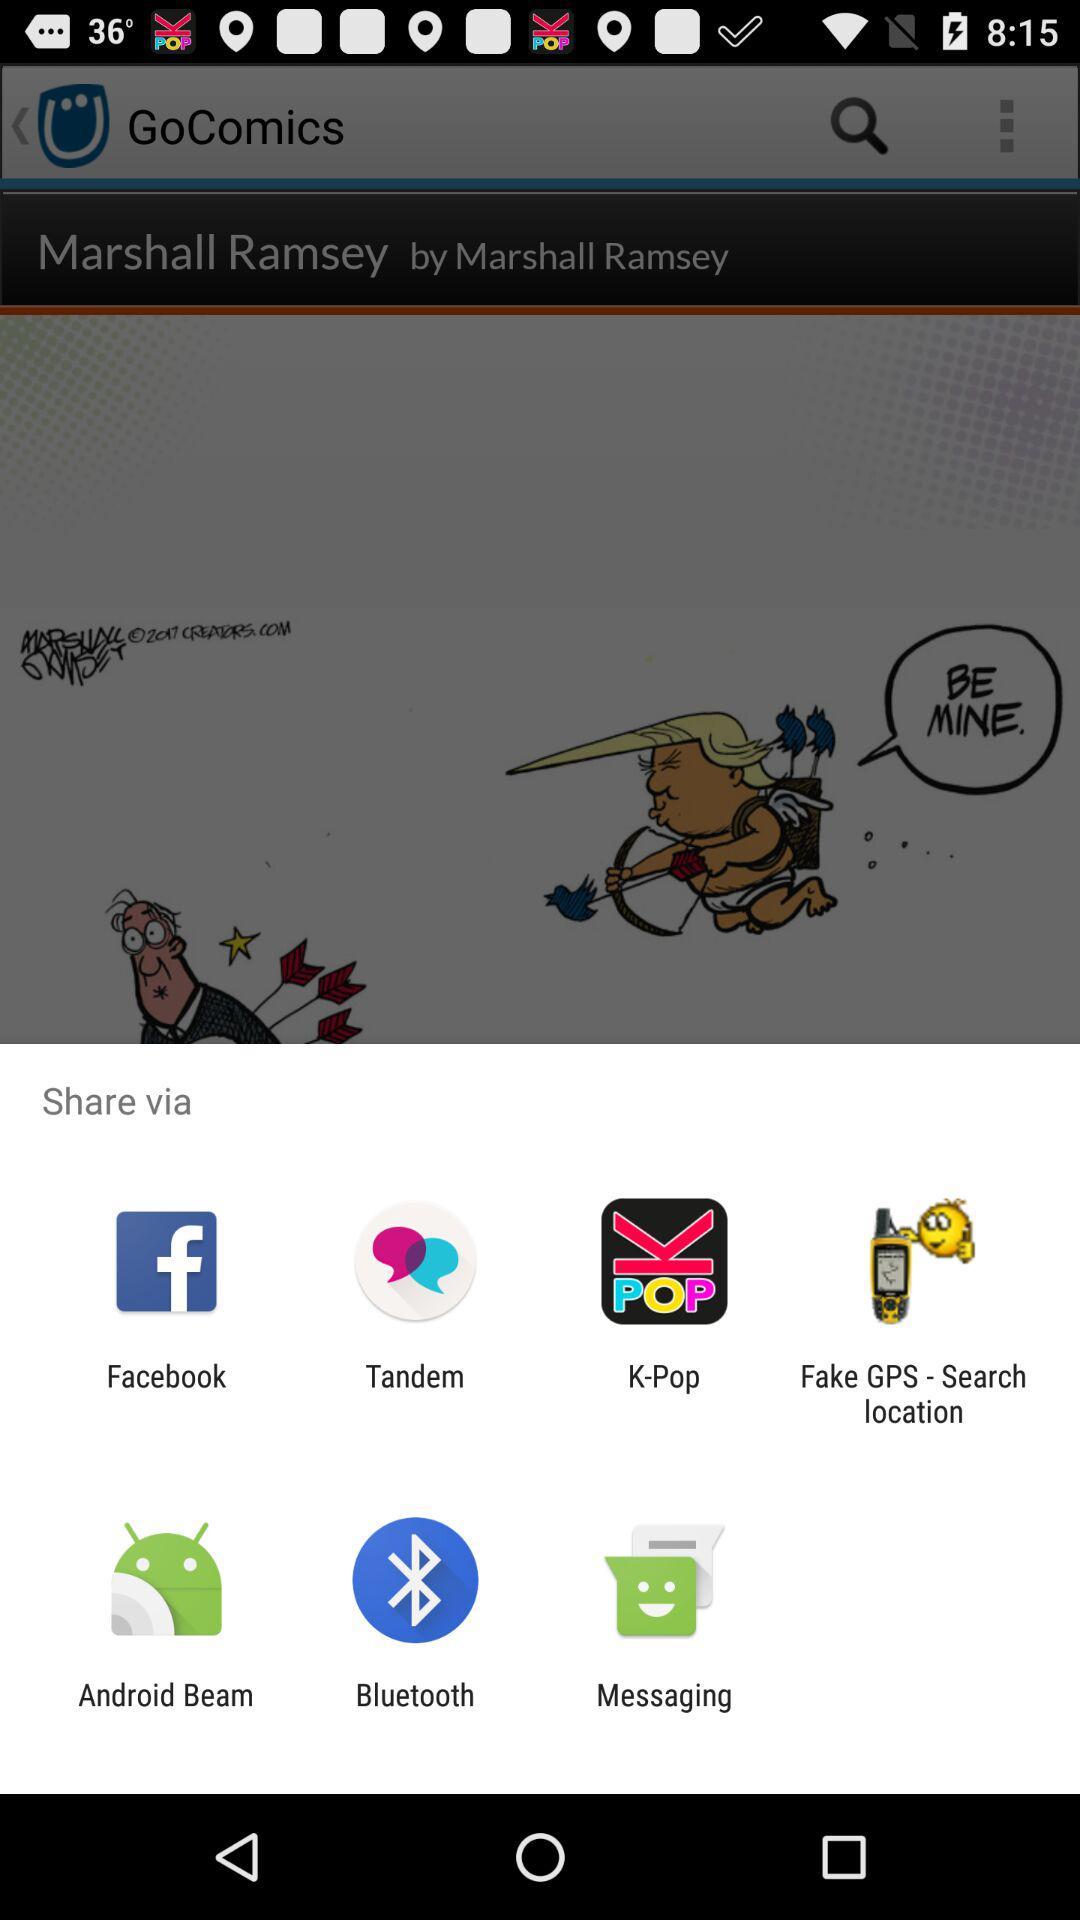 This screenshot has width=1080, height=1920. What do you see at coordinates (414, 1392) in the screenshot?
I see `icon to the right of the facebook app` at bounding box center [414, 1392].